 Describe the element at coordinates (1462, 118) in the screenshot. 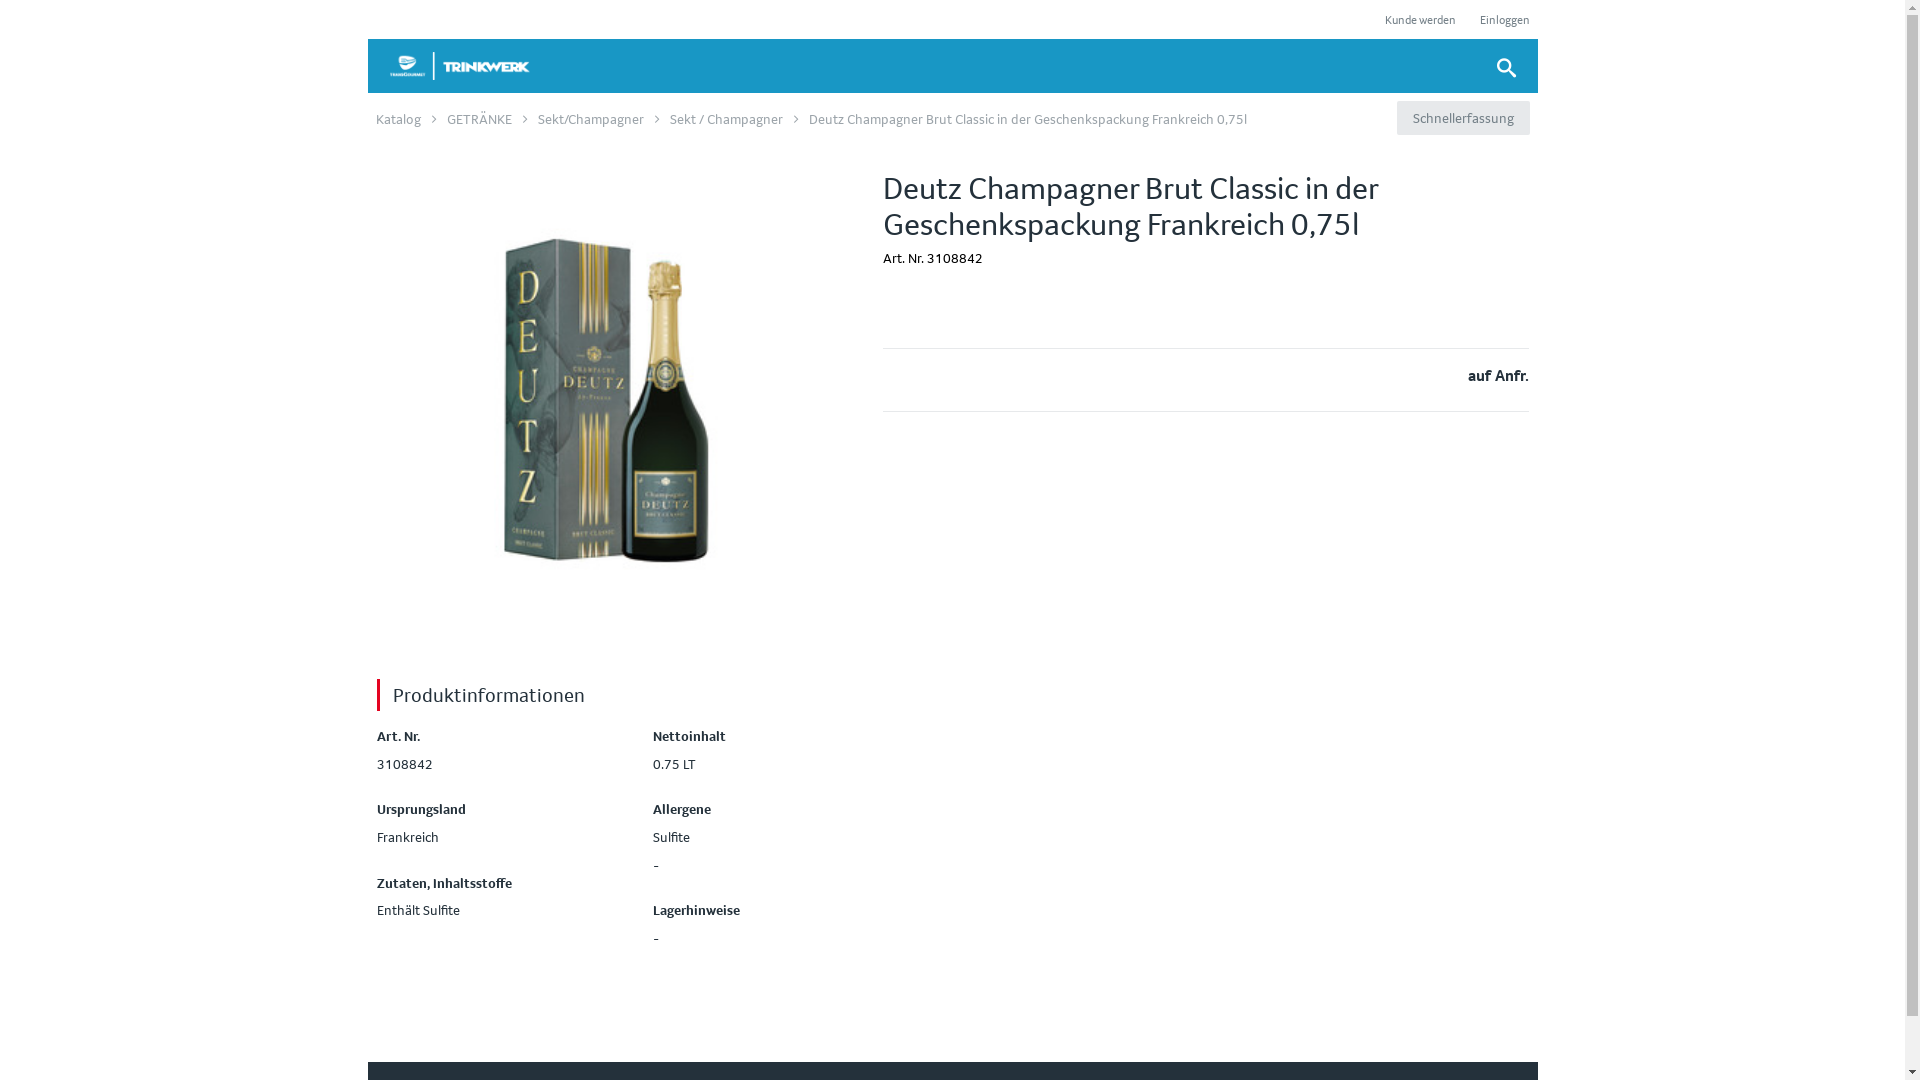

I see `'Schnellerfassung'` at that location.